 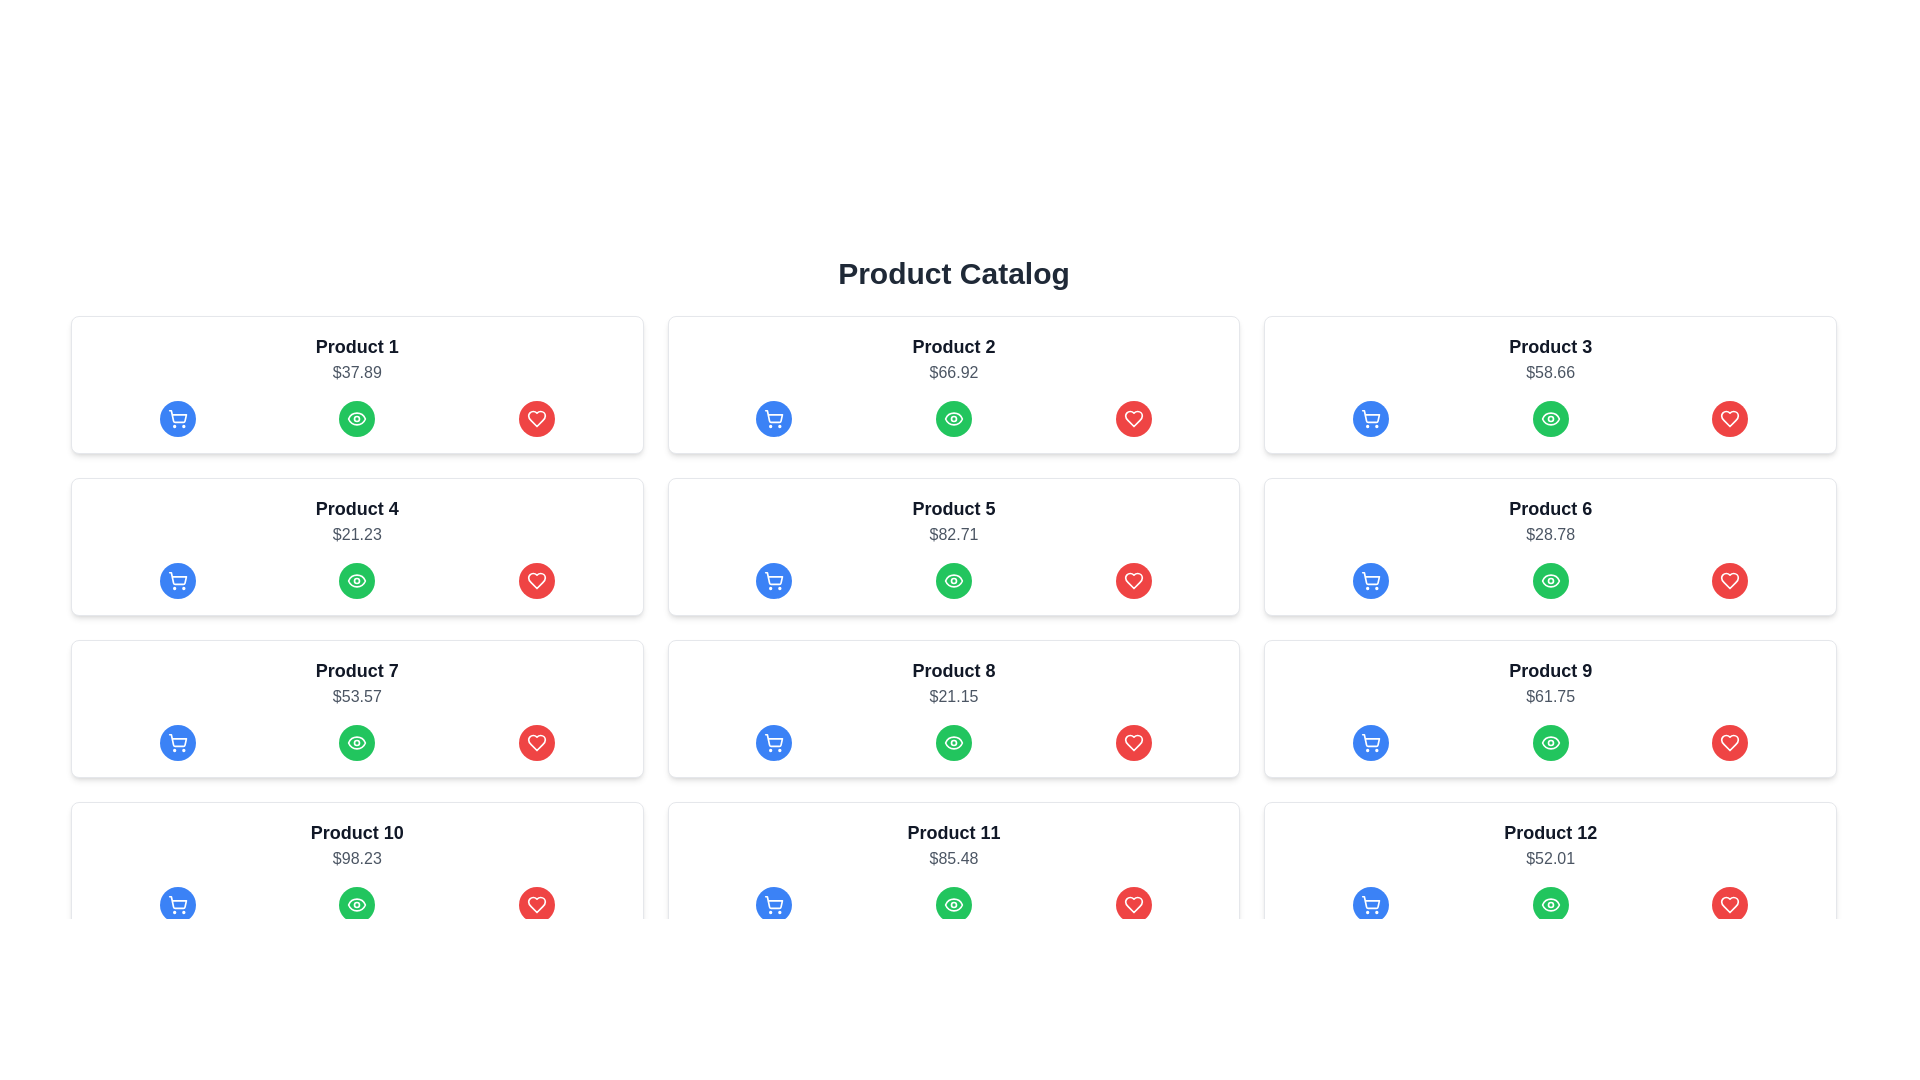 I want to click on the interactive icon for viewing product details located in the product card labeled 'Product 11', centered between the blue cart icon and the red heart icon, so click(x=953, y=905).